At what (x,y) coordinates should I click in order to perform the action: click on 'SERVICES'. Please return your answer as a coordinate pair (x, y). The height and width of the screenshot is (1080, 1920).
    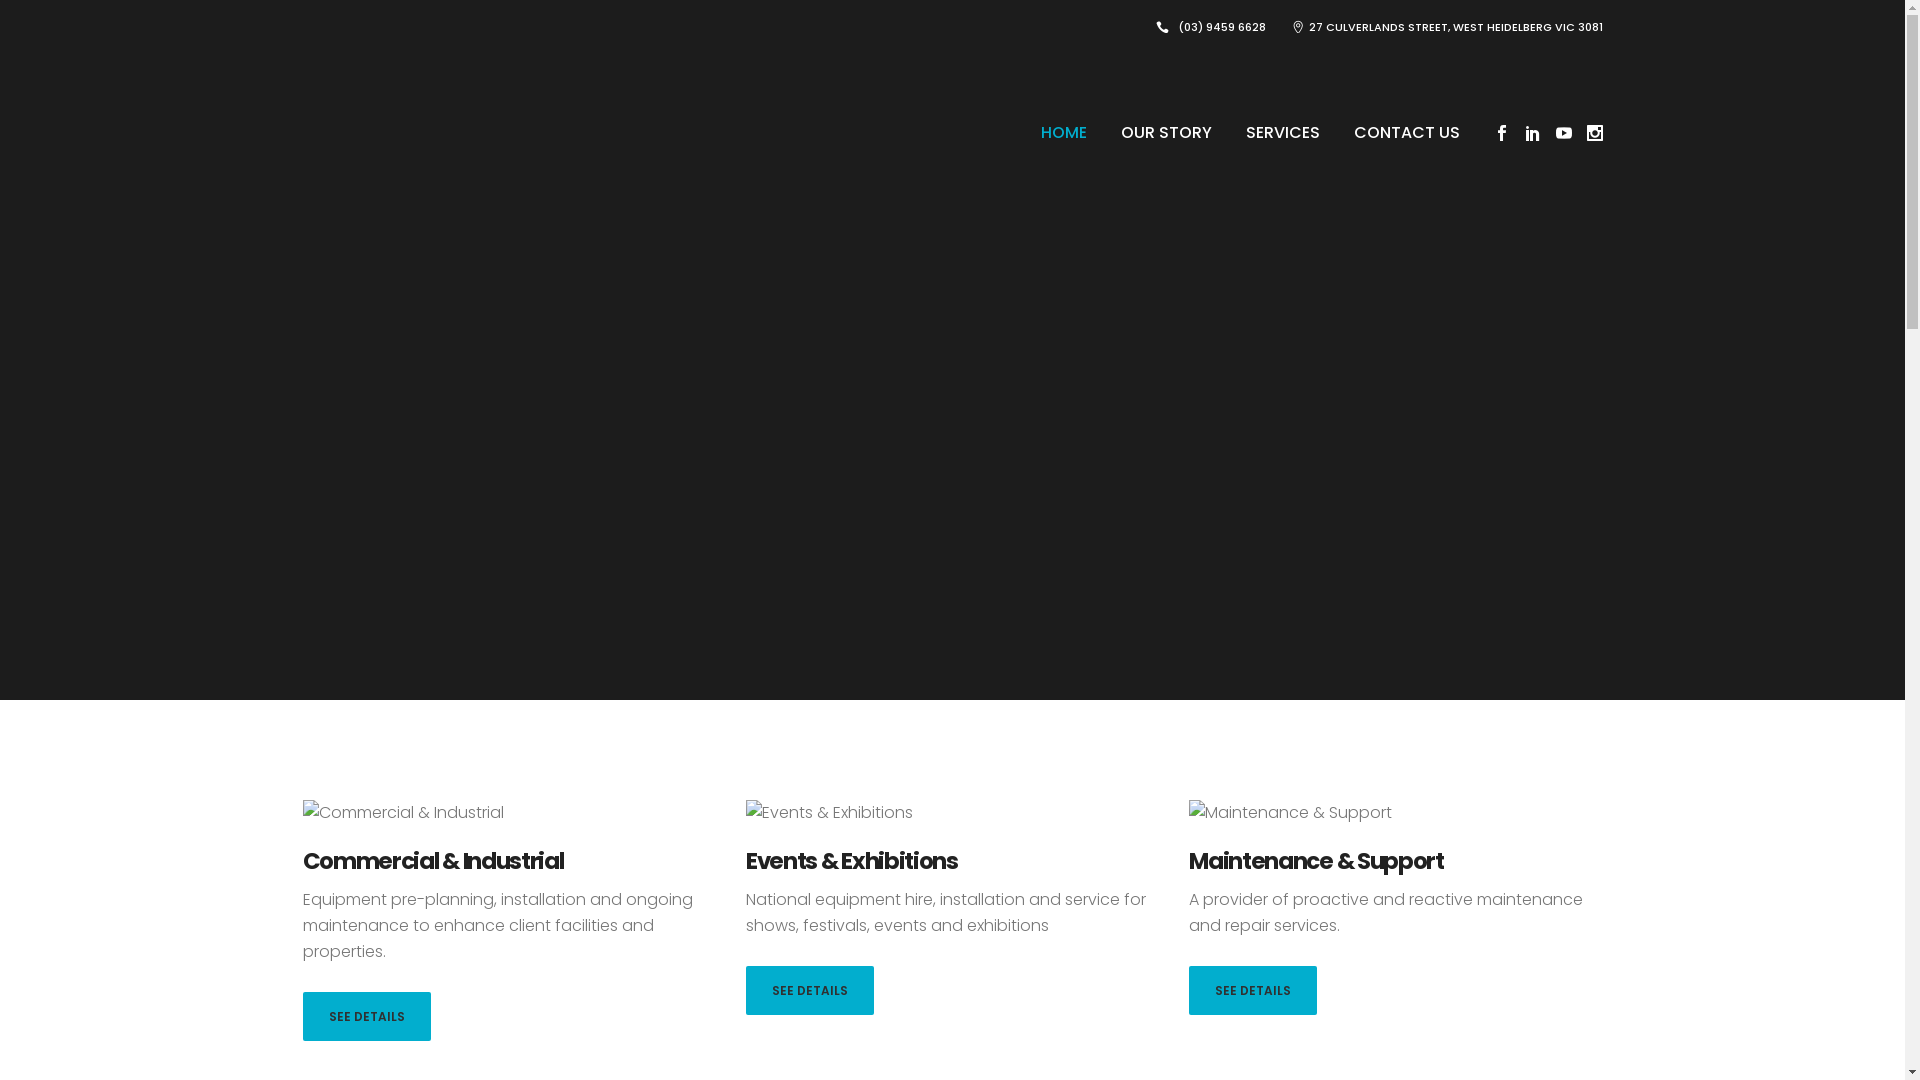
    Looking at the image, I should click on (1281, 132).